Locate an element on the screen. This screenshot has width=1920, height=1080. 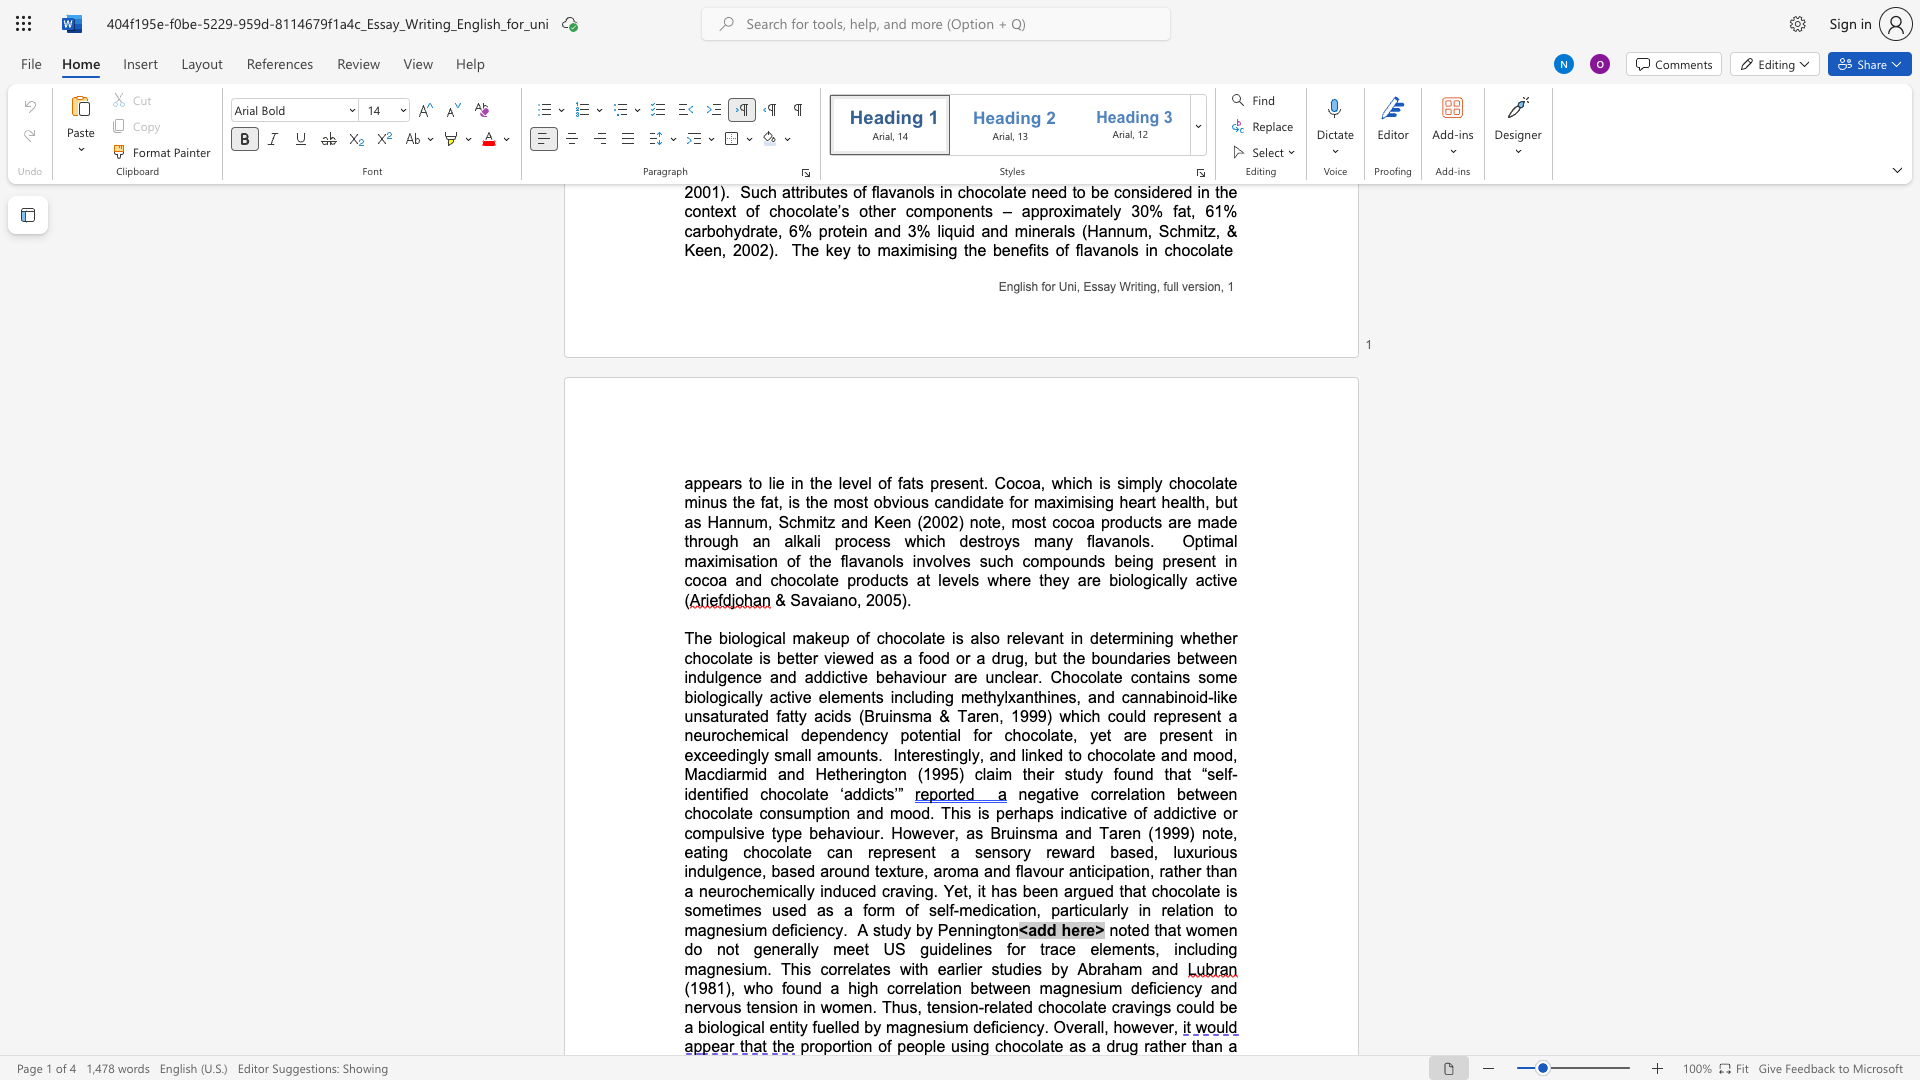
the subset text "lly me" within the text "generally meet" is located at coordinates (803, 948).